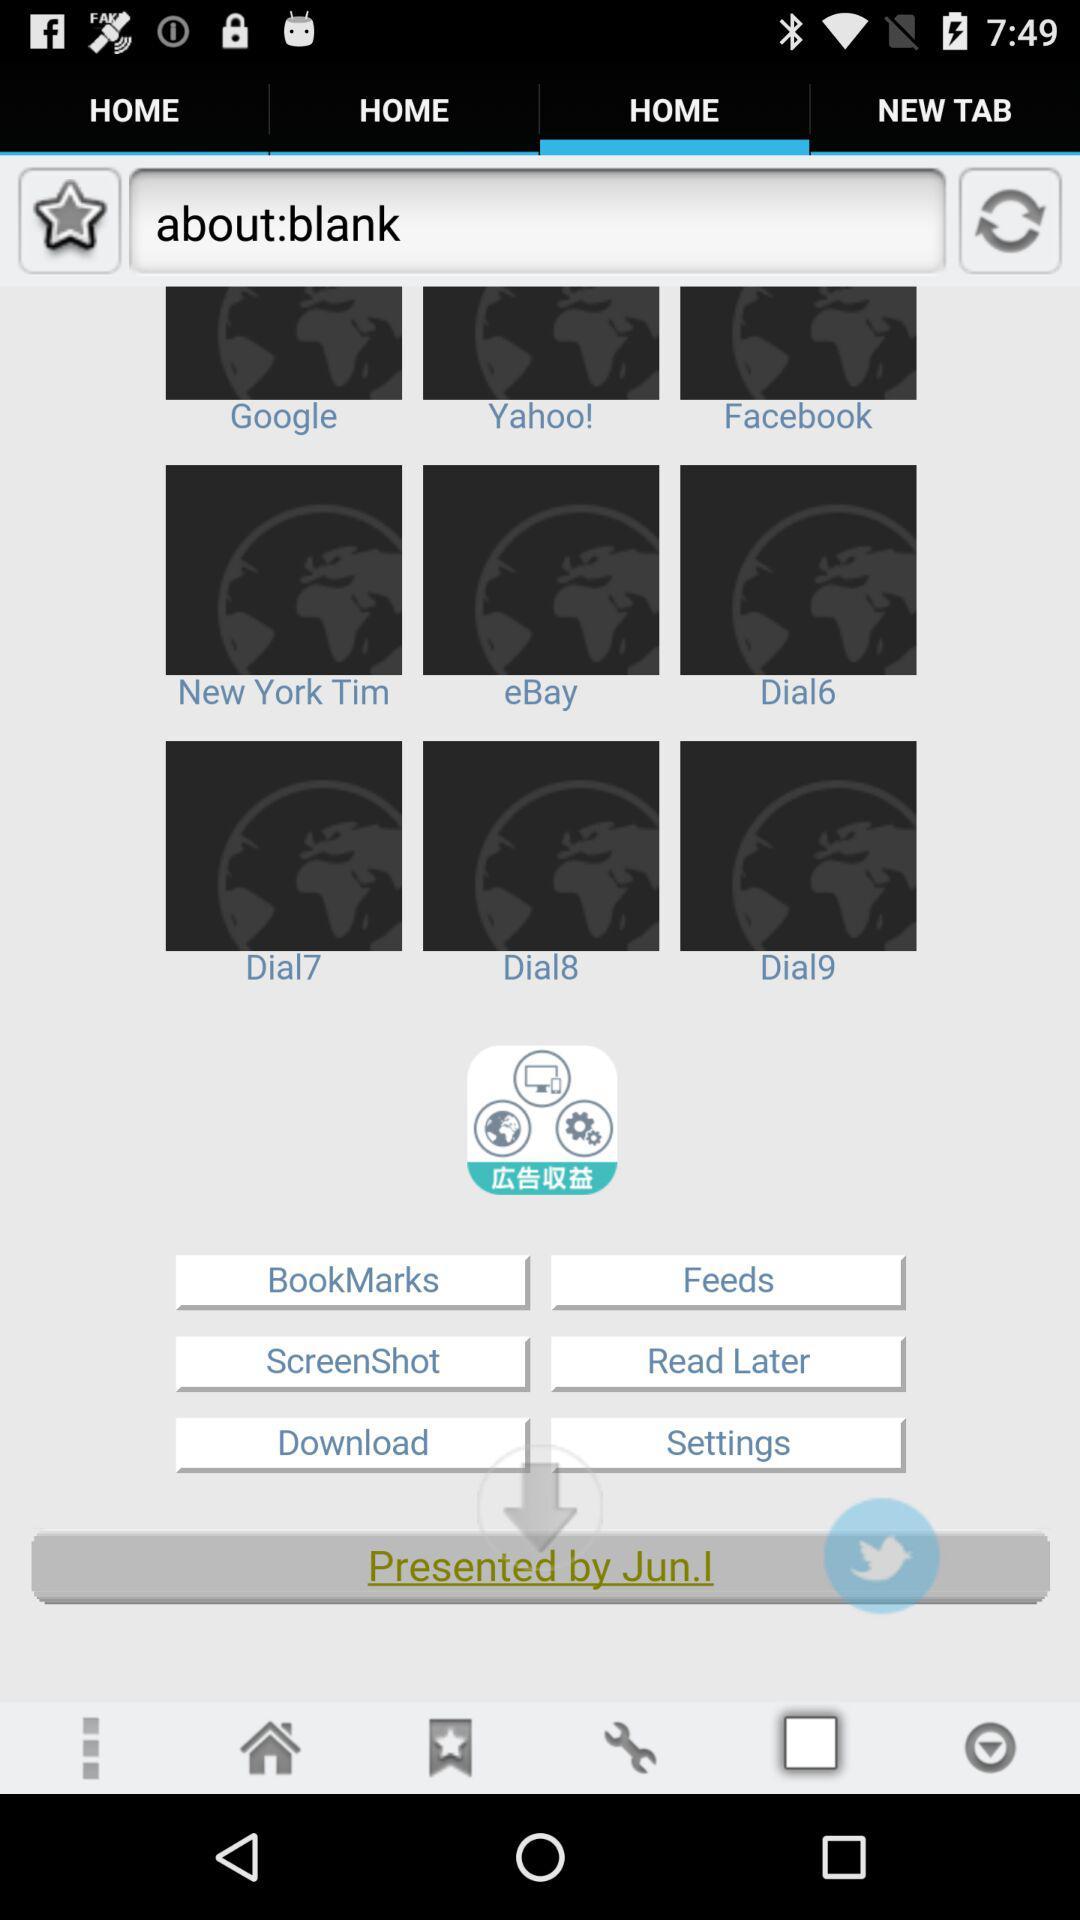 This screenshot has height=1920, width=1080. What do you see at coordinates (990, 1746) in the screenshot?
I see `location` at bounding box center [990, 1746].